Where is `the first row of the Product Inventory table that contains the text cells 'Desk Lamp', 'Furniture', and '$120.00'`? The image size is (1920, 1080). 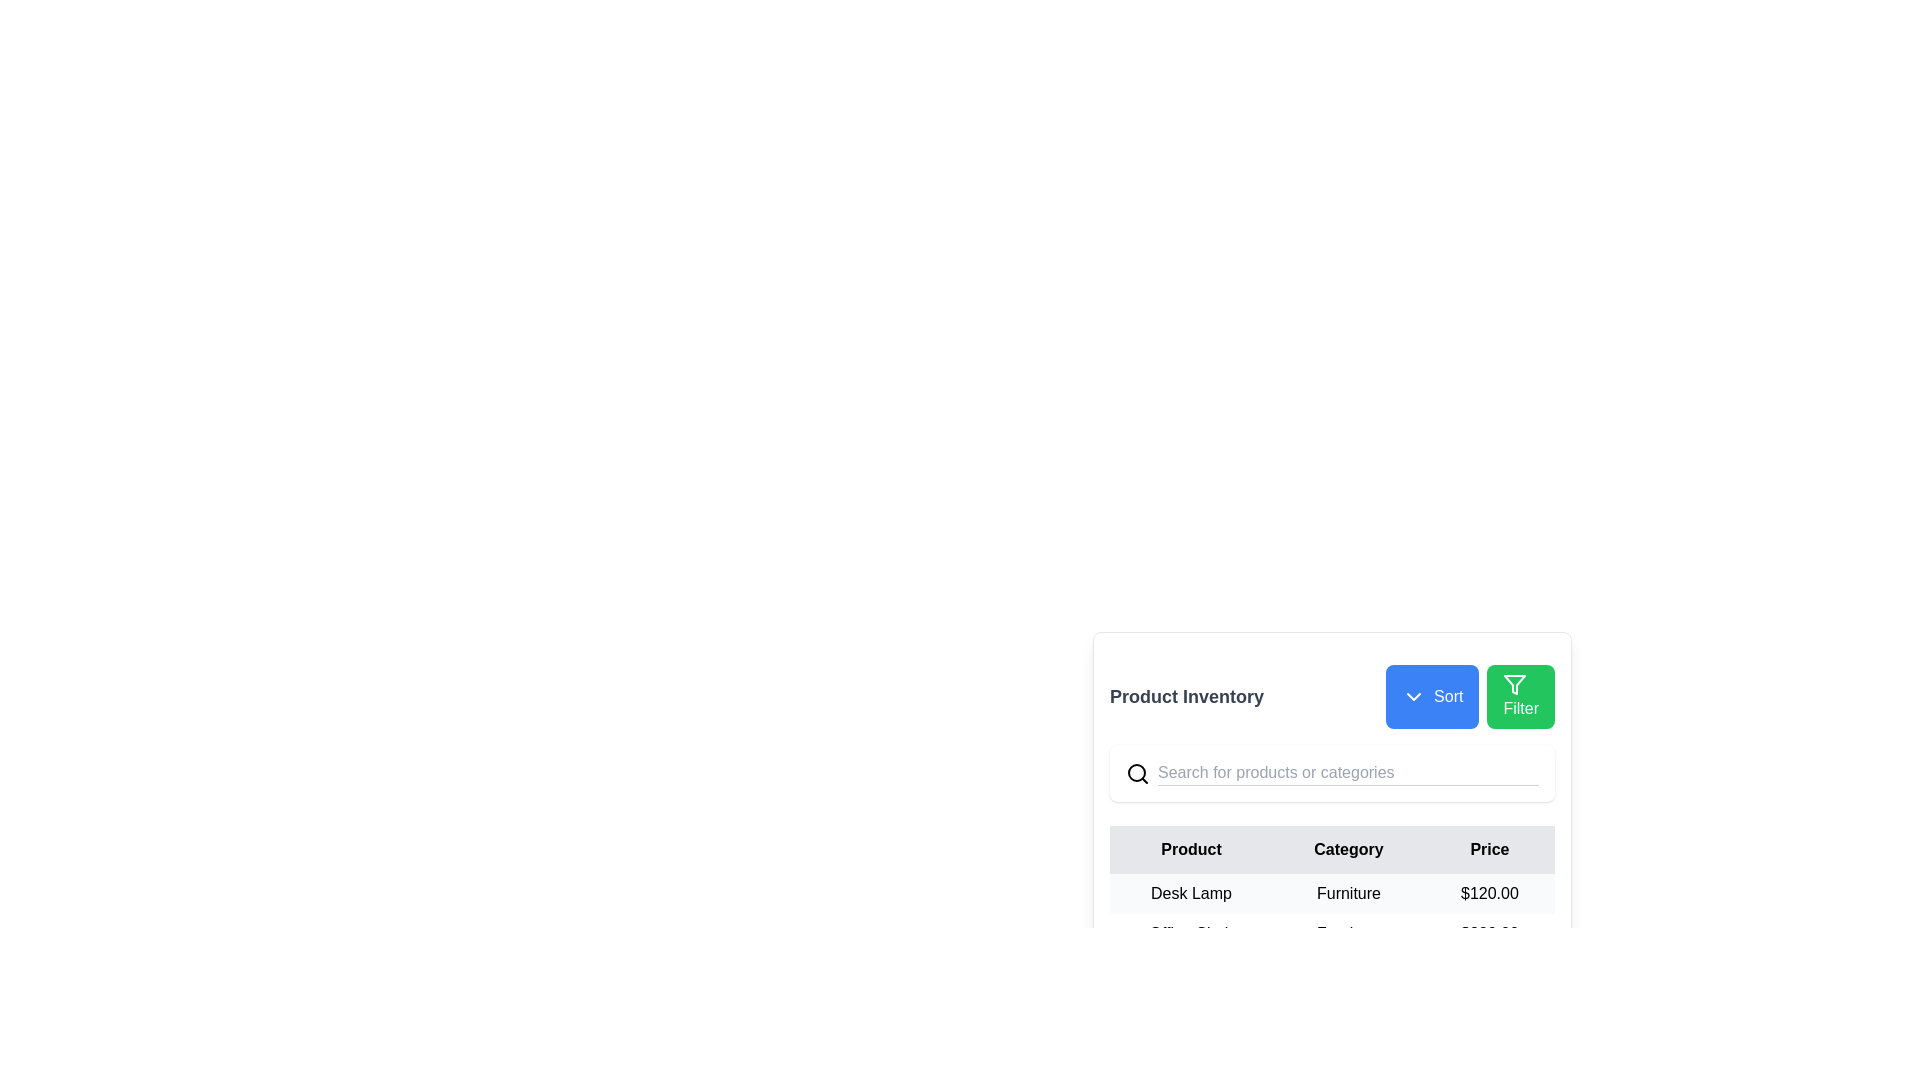 the first row of the Product Inventory table that contains the text cells 'Desk Lamp', 'Furniture', and '$120.00' is located at coordinates (1332, 893).